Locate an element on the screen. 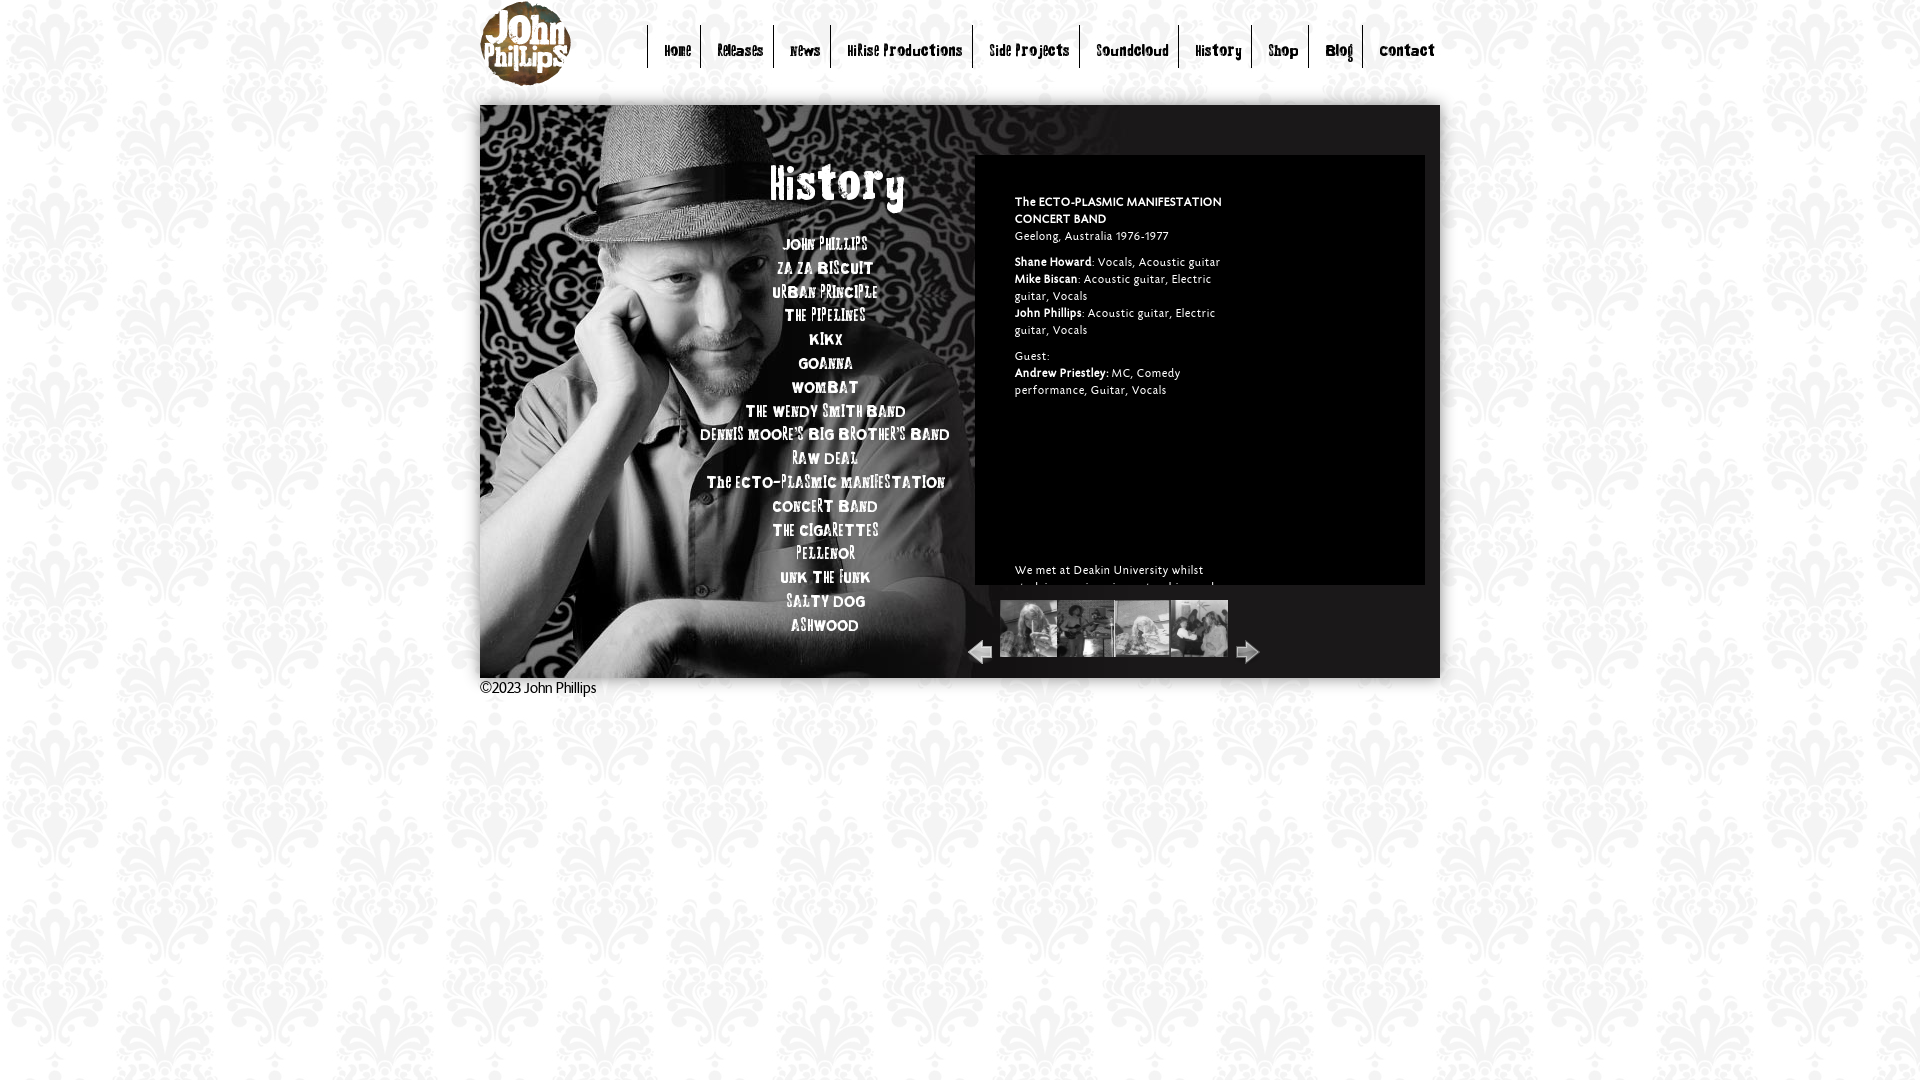 The height and width of the screenshot is (1080, 1920). 'ZA ZA BISCUIT' is located at coordinates (775, 270).